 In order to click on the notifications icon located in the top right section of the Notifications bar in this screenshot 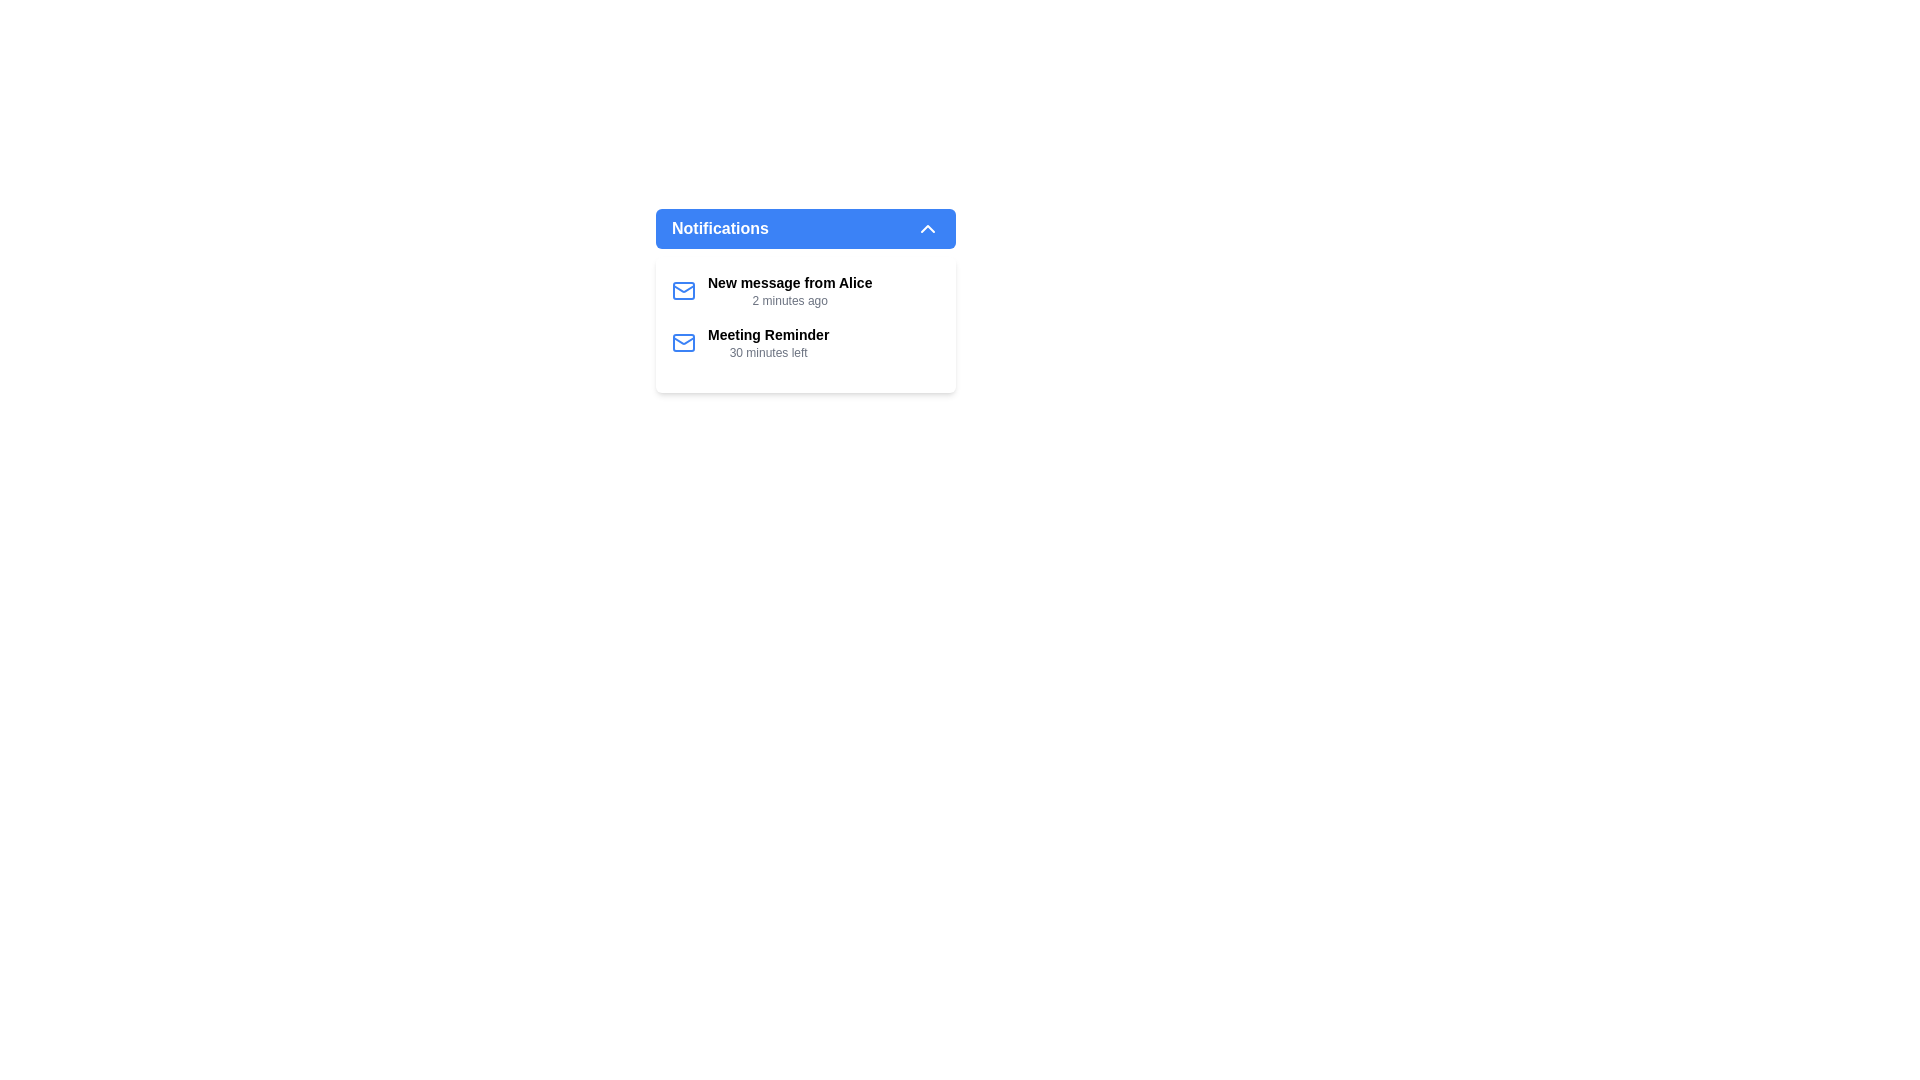, I will do `click(926, 227)`.